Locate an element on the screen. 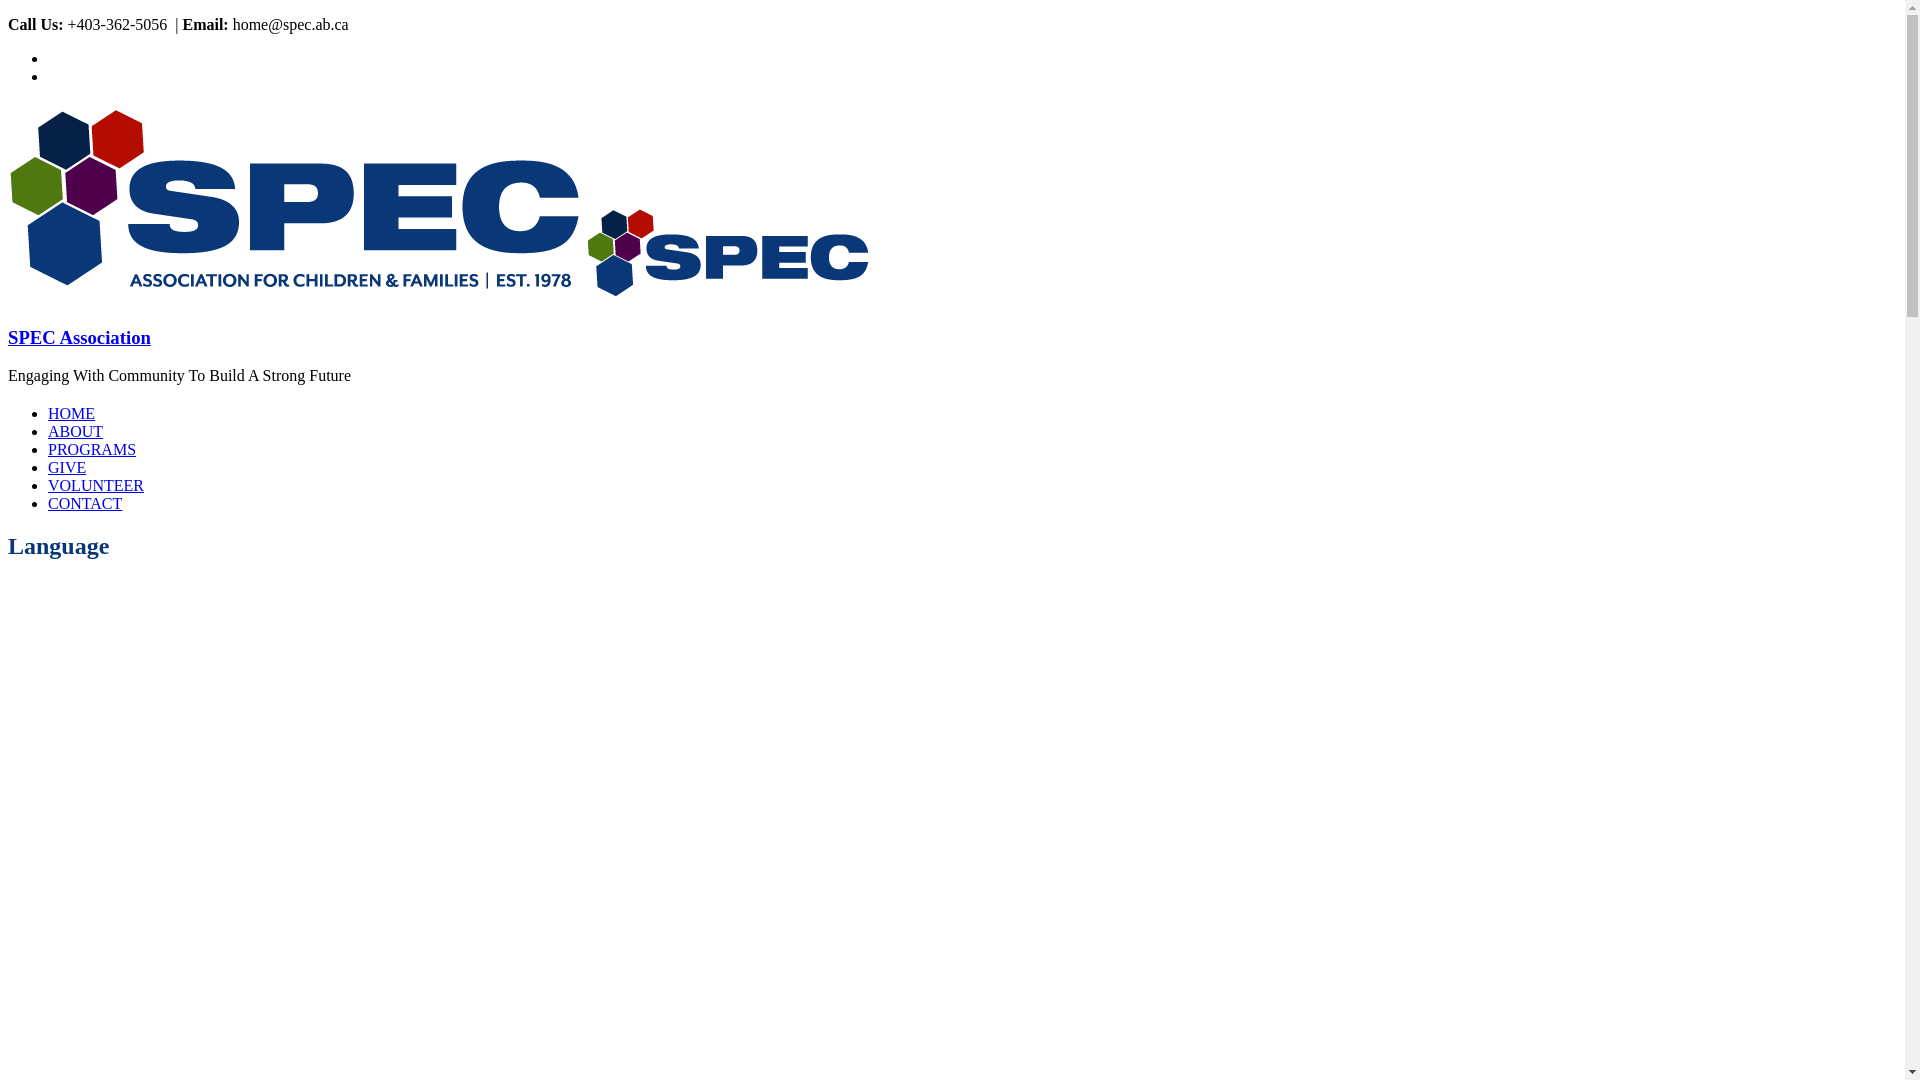  'HOME' is located at coordinates (71, 412).